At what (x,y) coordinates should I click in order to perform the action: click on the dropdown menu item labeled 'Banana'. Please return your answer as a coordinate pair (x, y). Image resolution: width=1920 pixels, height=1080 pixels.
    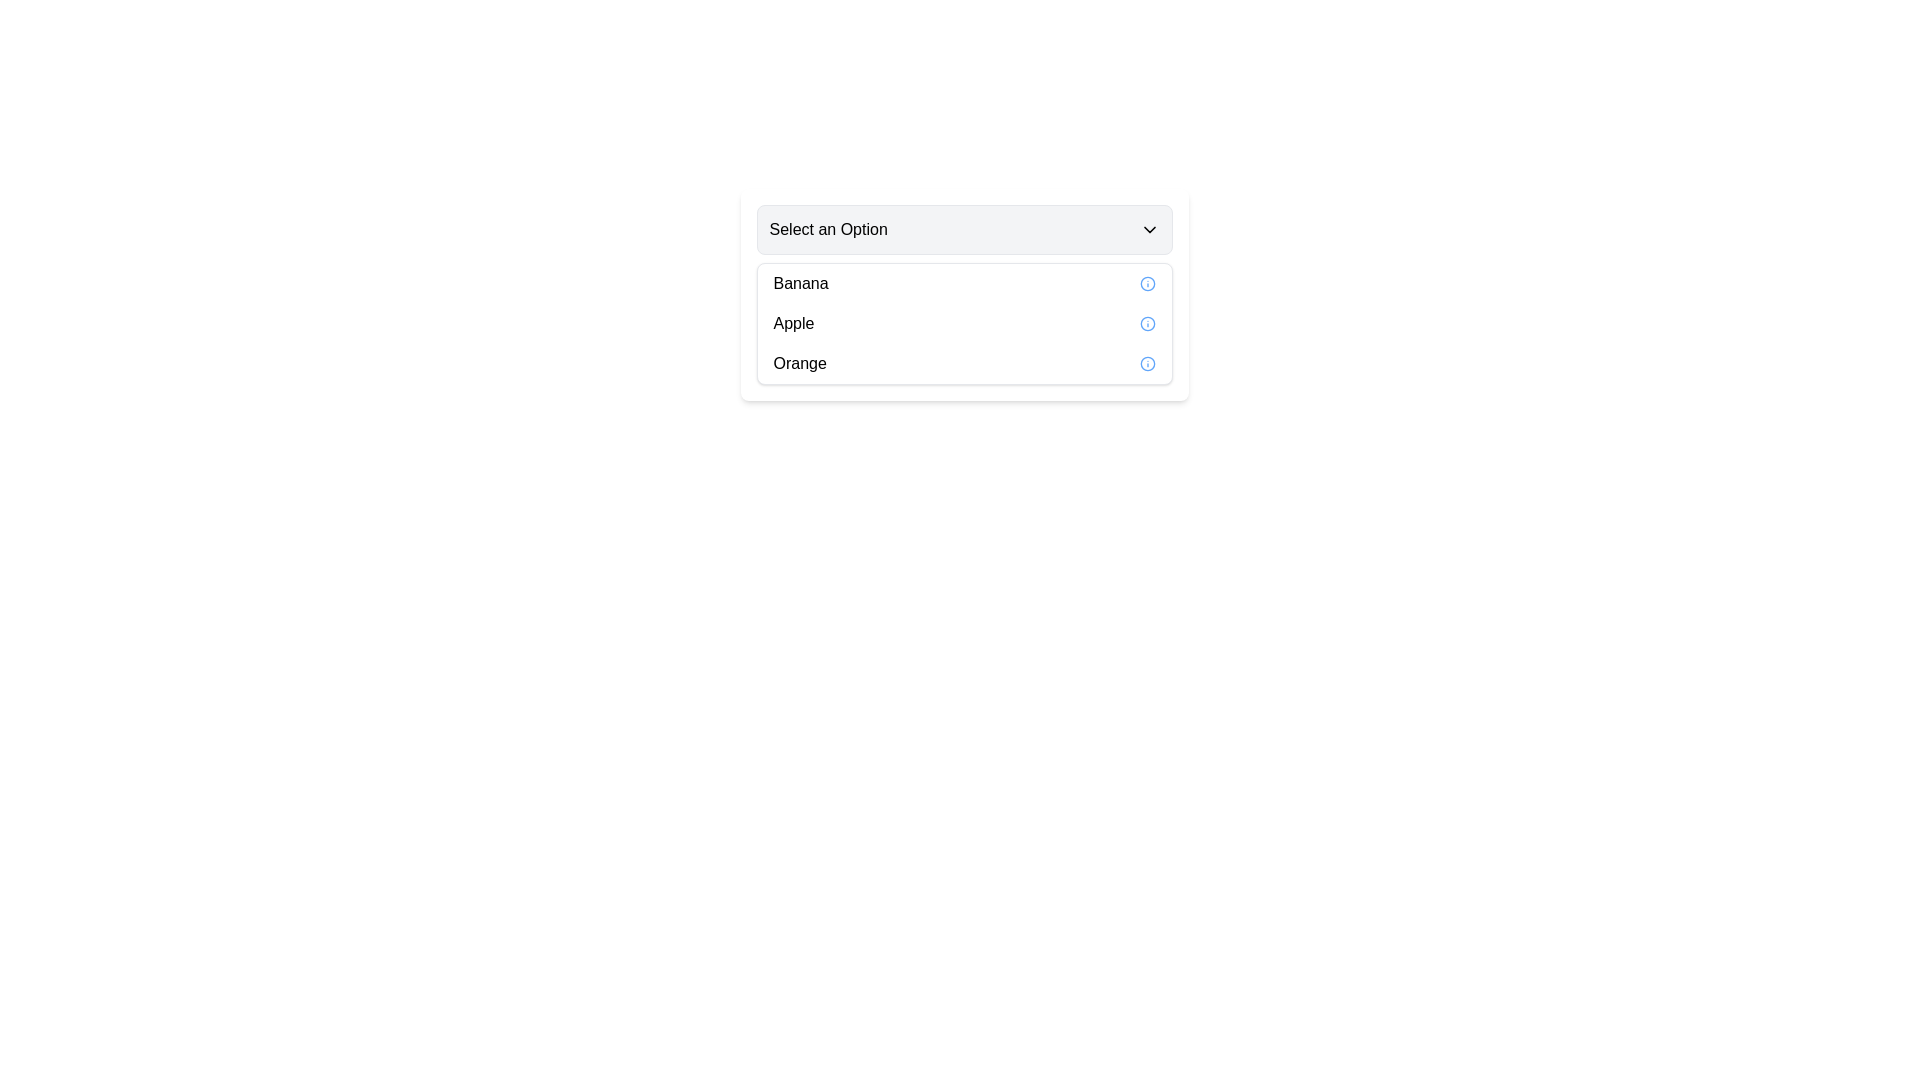
    Looking at the image, I should click on (964, 294).